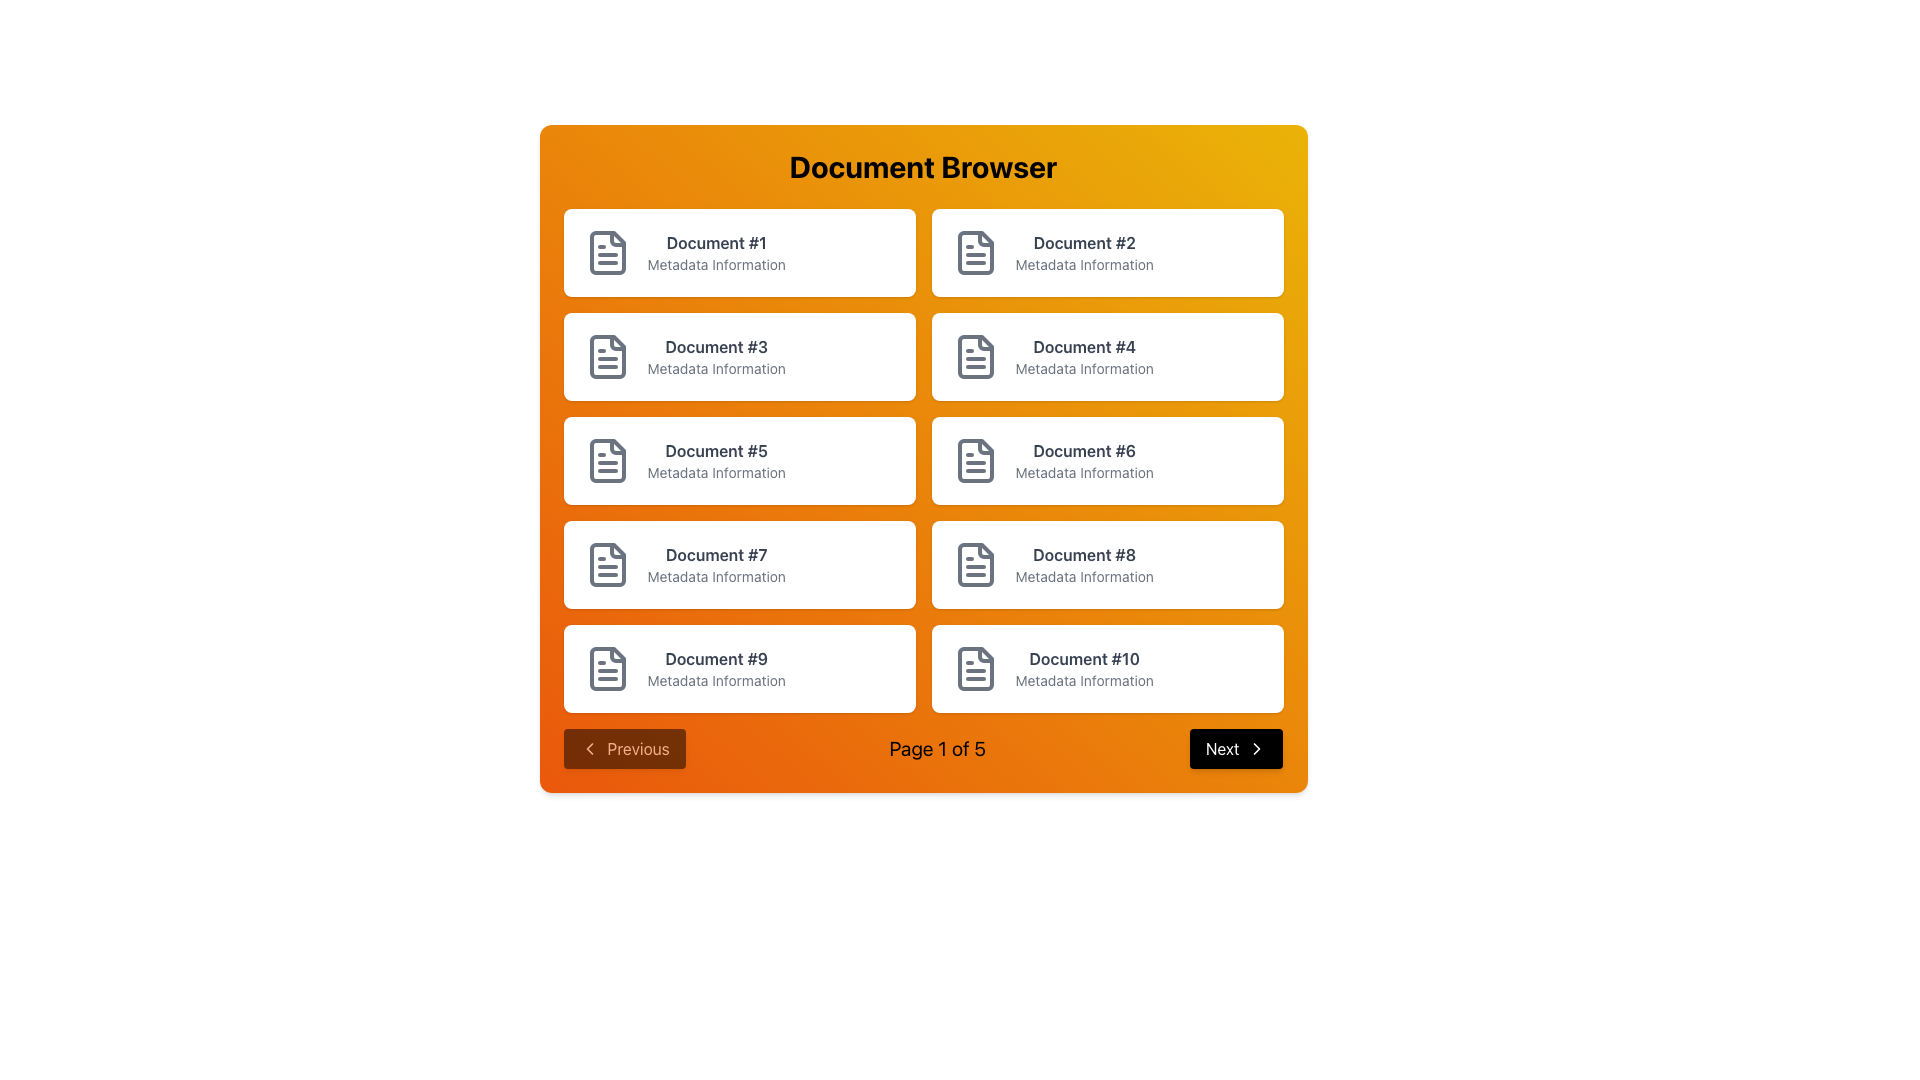 The height and width of the screenshot is (1080, 1920). What do you see at coordinates (975, 252) in the screenshot?
I see `the file icon with a paper-like design located in the 'Document #2' card, positioned to the left of the title 'Document #2'` at bounding box center [975, 252].